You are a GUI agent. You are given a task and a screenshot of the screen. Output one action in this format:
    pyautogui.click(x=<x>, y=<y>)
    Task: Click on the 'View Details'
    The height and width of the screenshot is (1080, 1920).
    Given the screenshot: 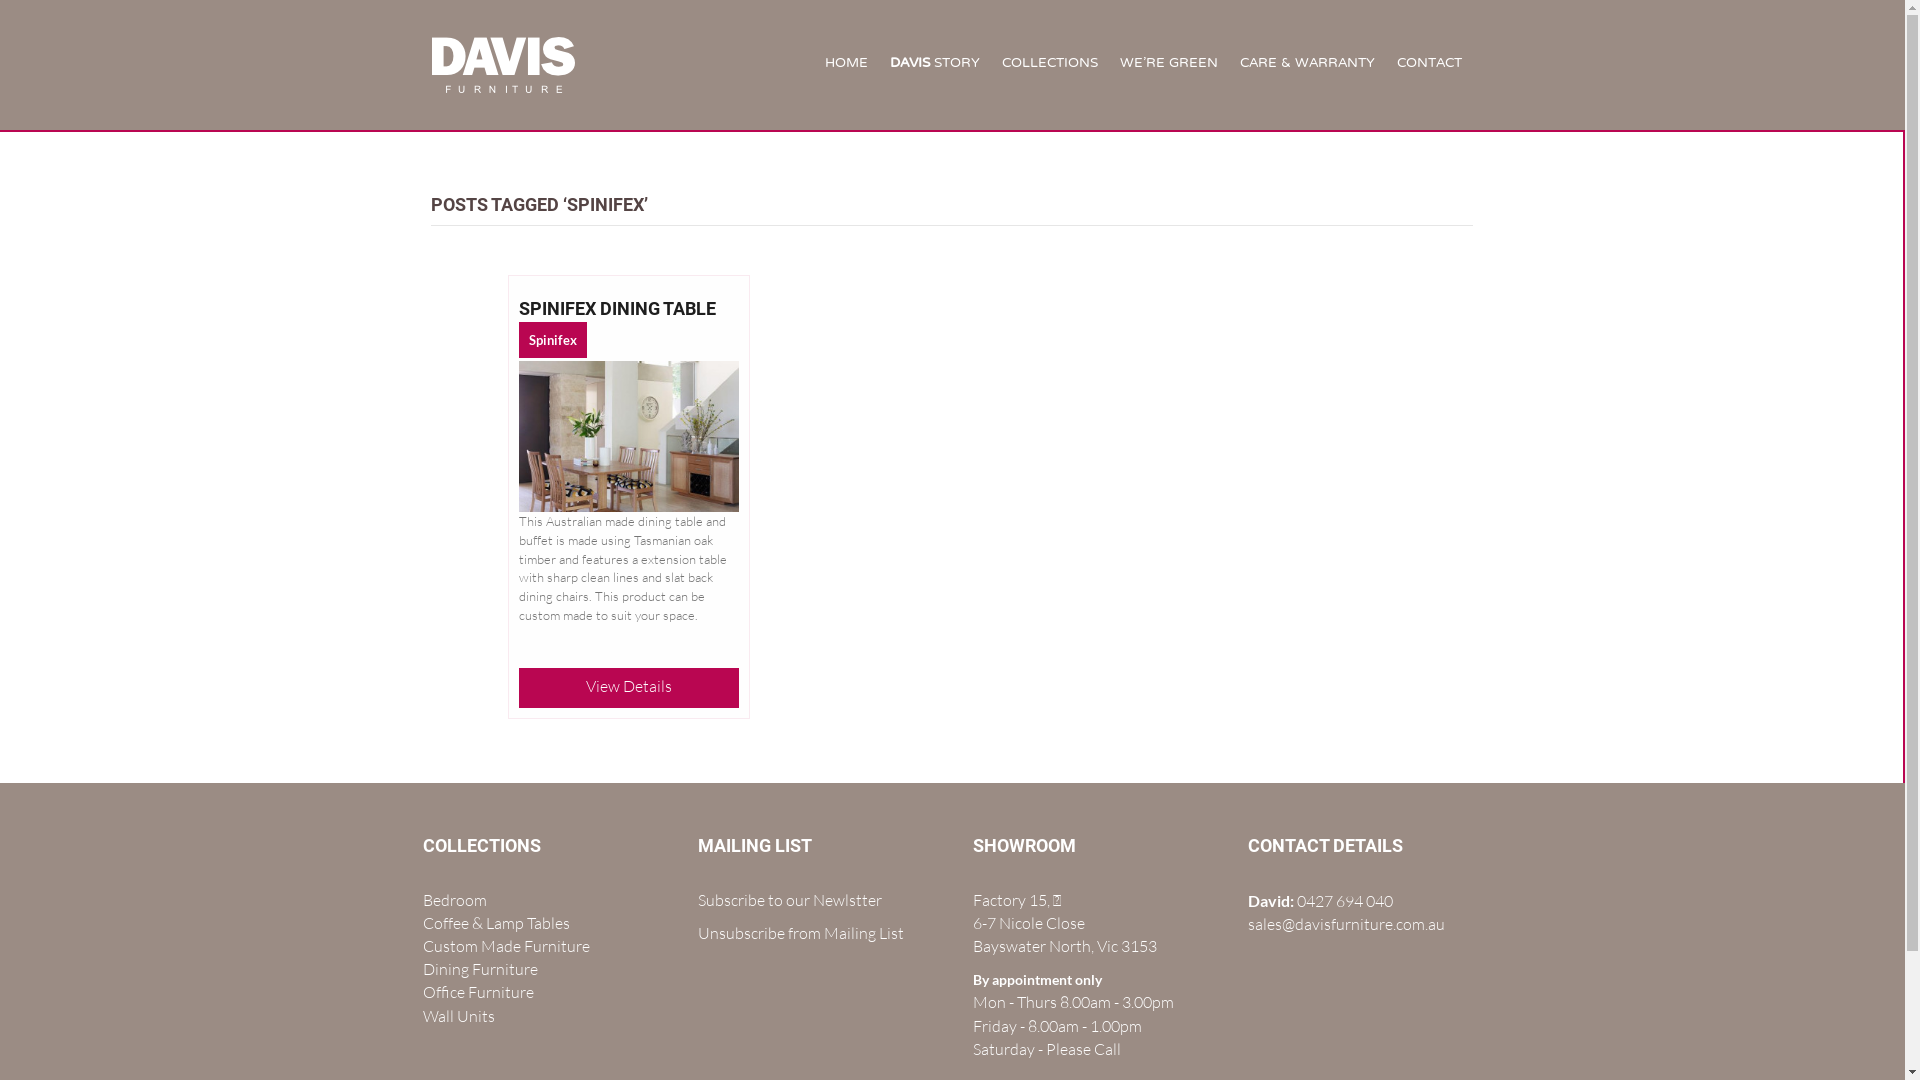 What is the action you would take?
    pyautogui.click(x=627, y=685)
    